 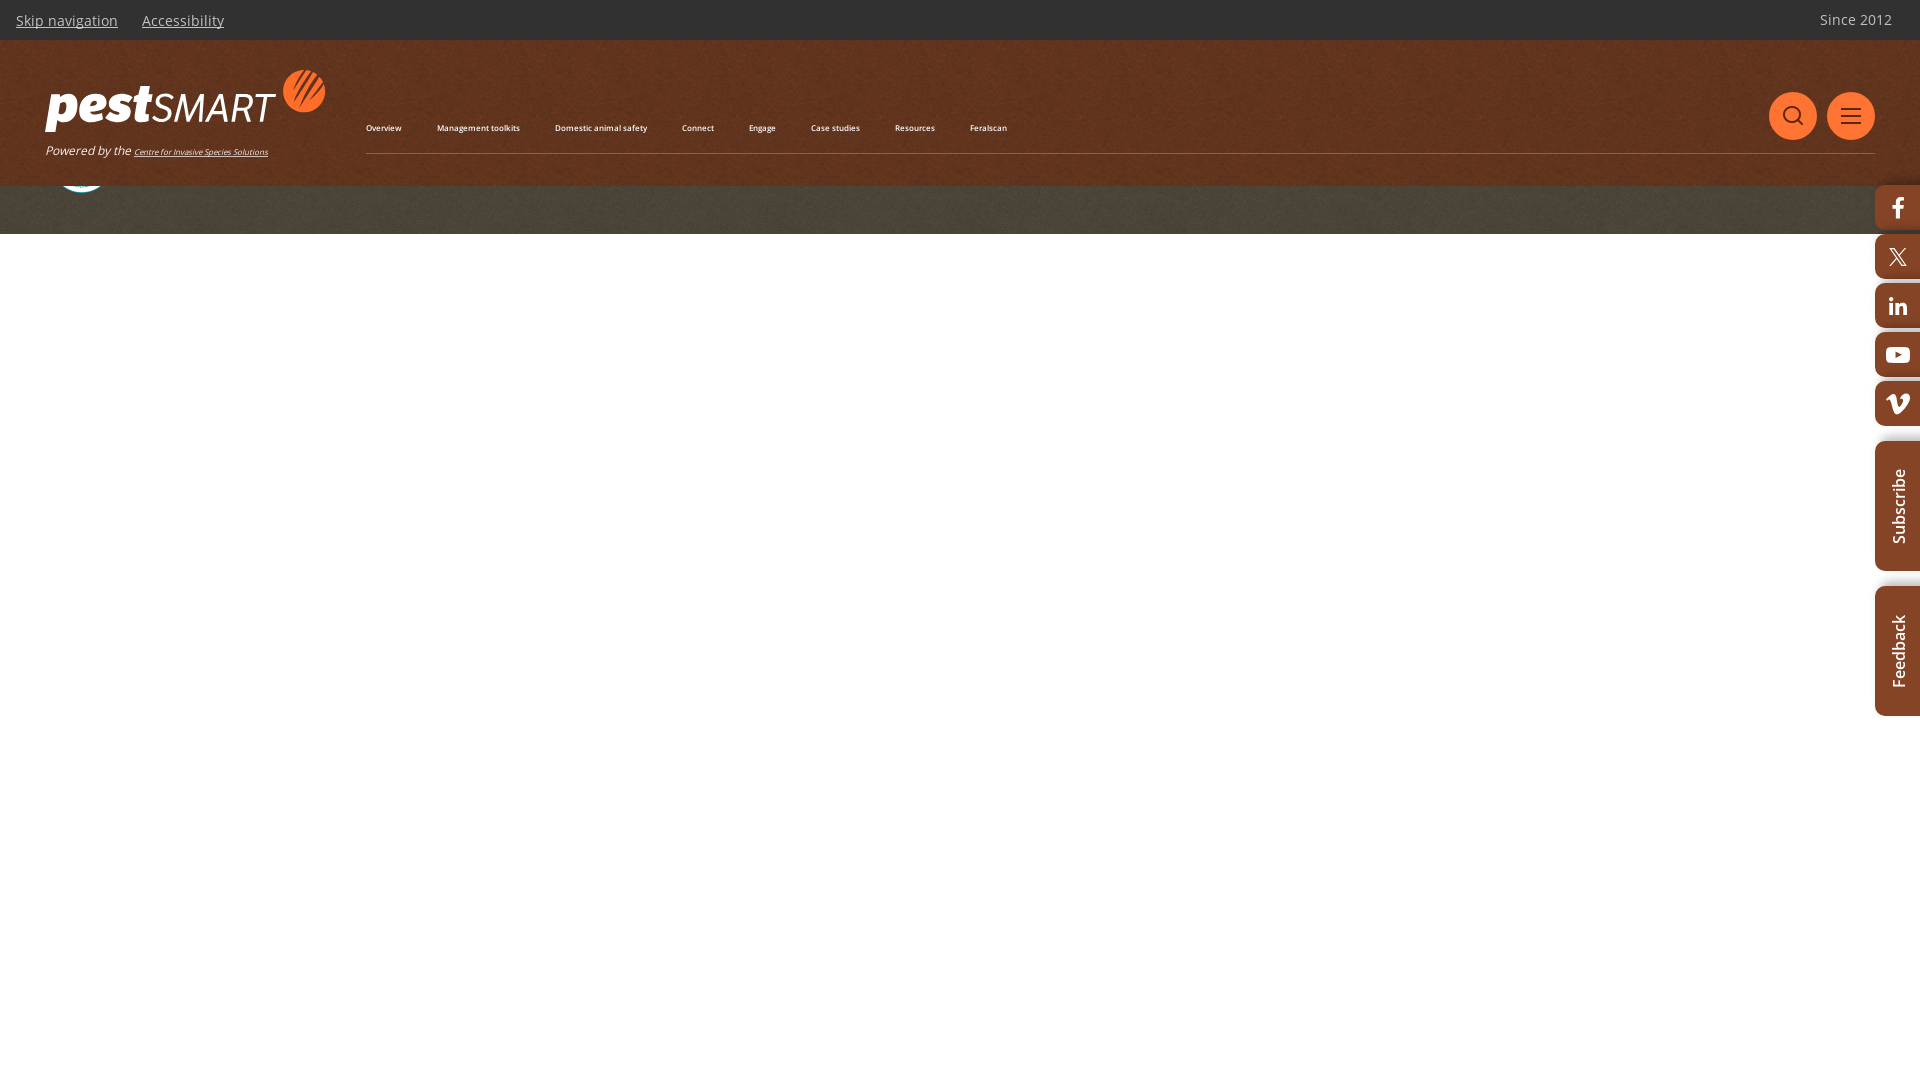 I want to click on 'Case studies', so click(x=835, y=127).